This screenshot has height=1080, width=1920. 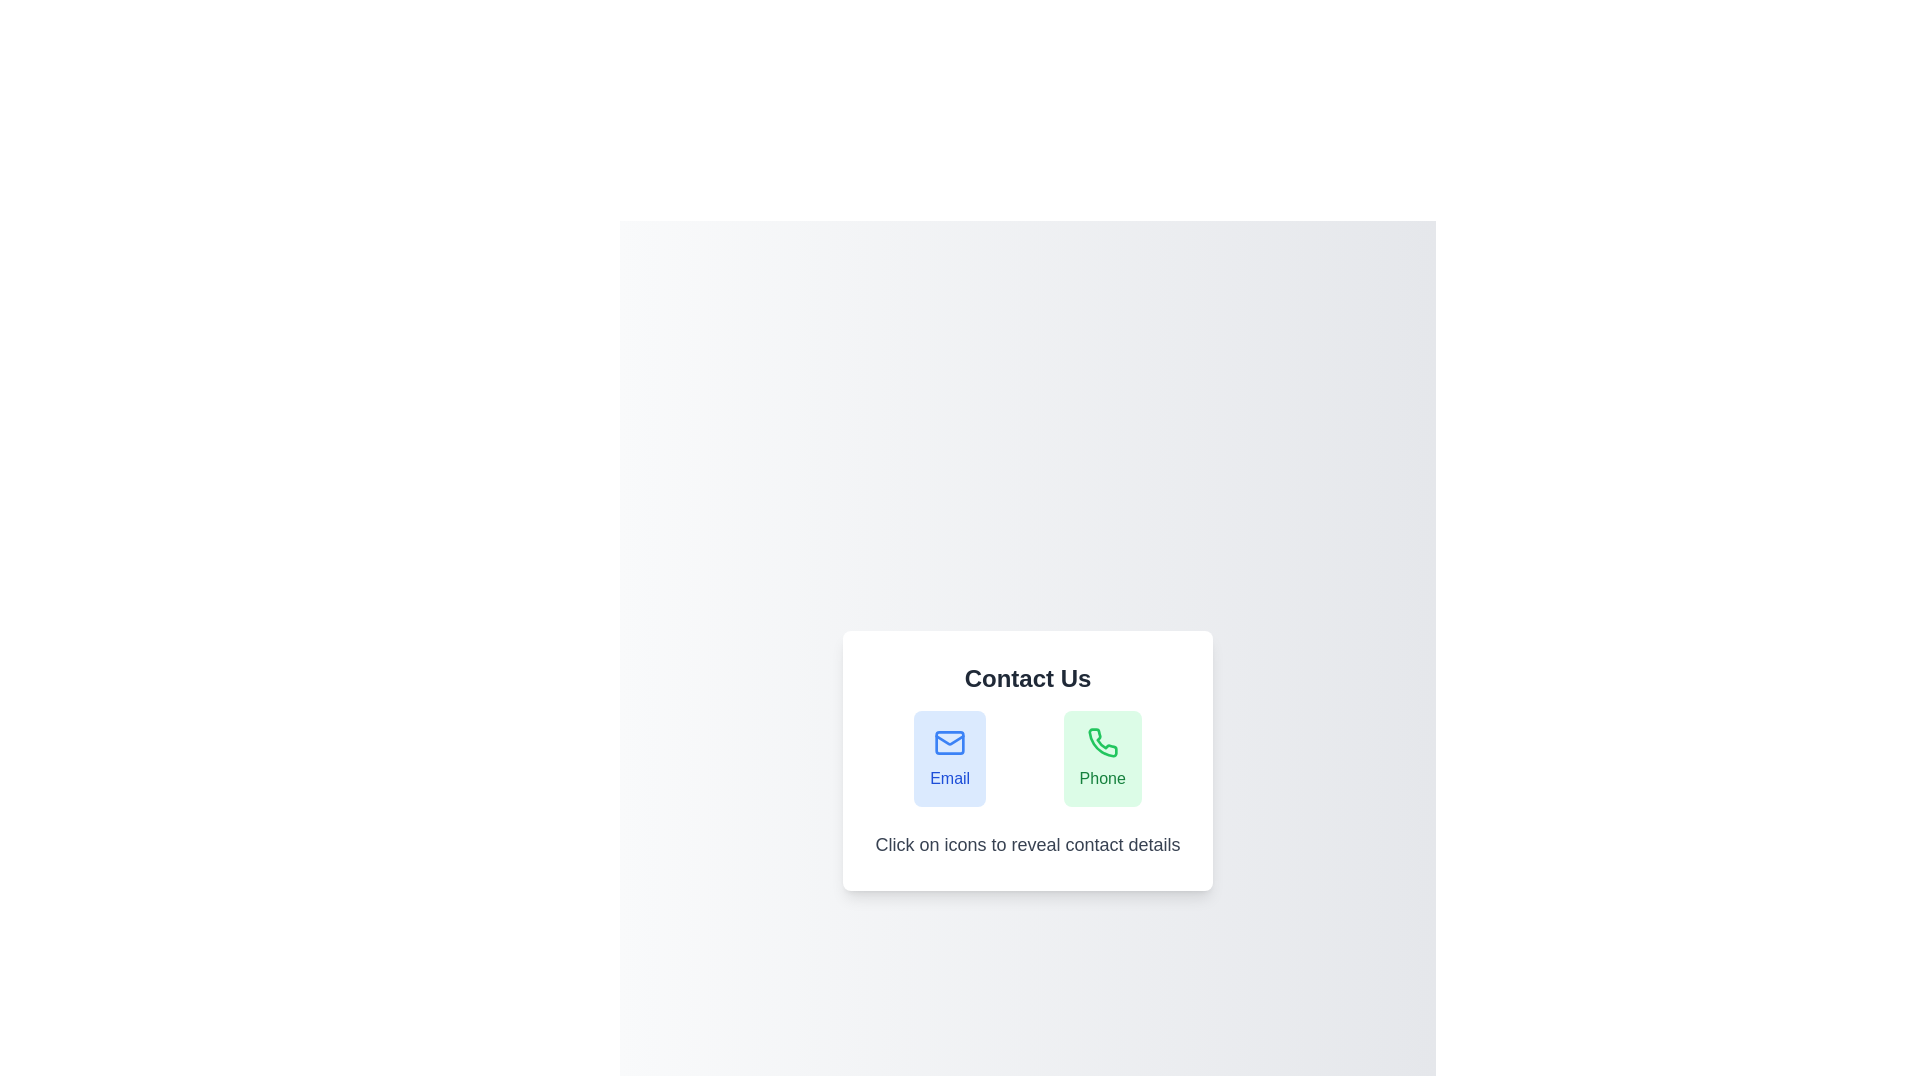 I want to click on the green phone icon with a minimalistic style located within a green square background, so click(x=1101, y=743).